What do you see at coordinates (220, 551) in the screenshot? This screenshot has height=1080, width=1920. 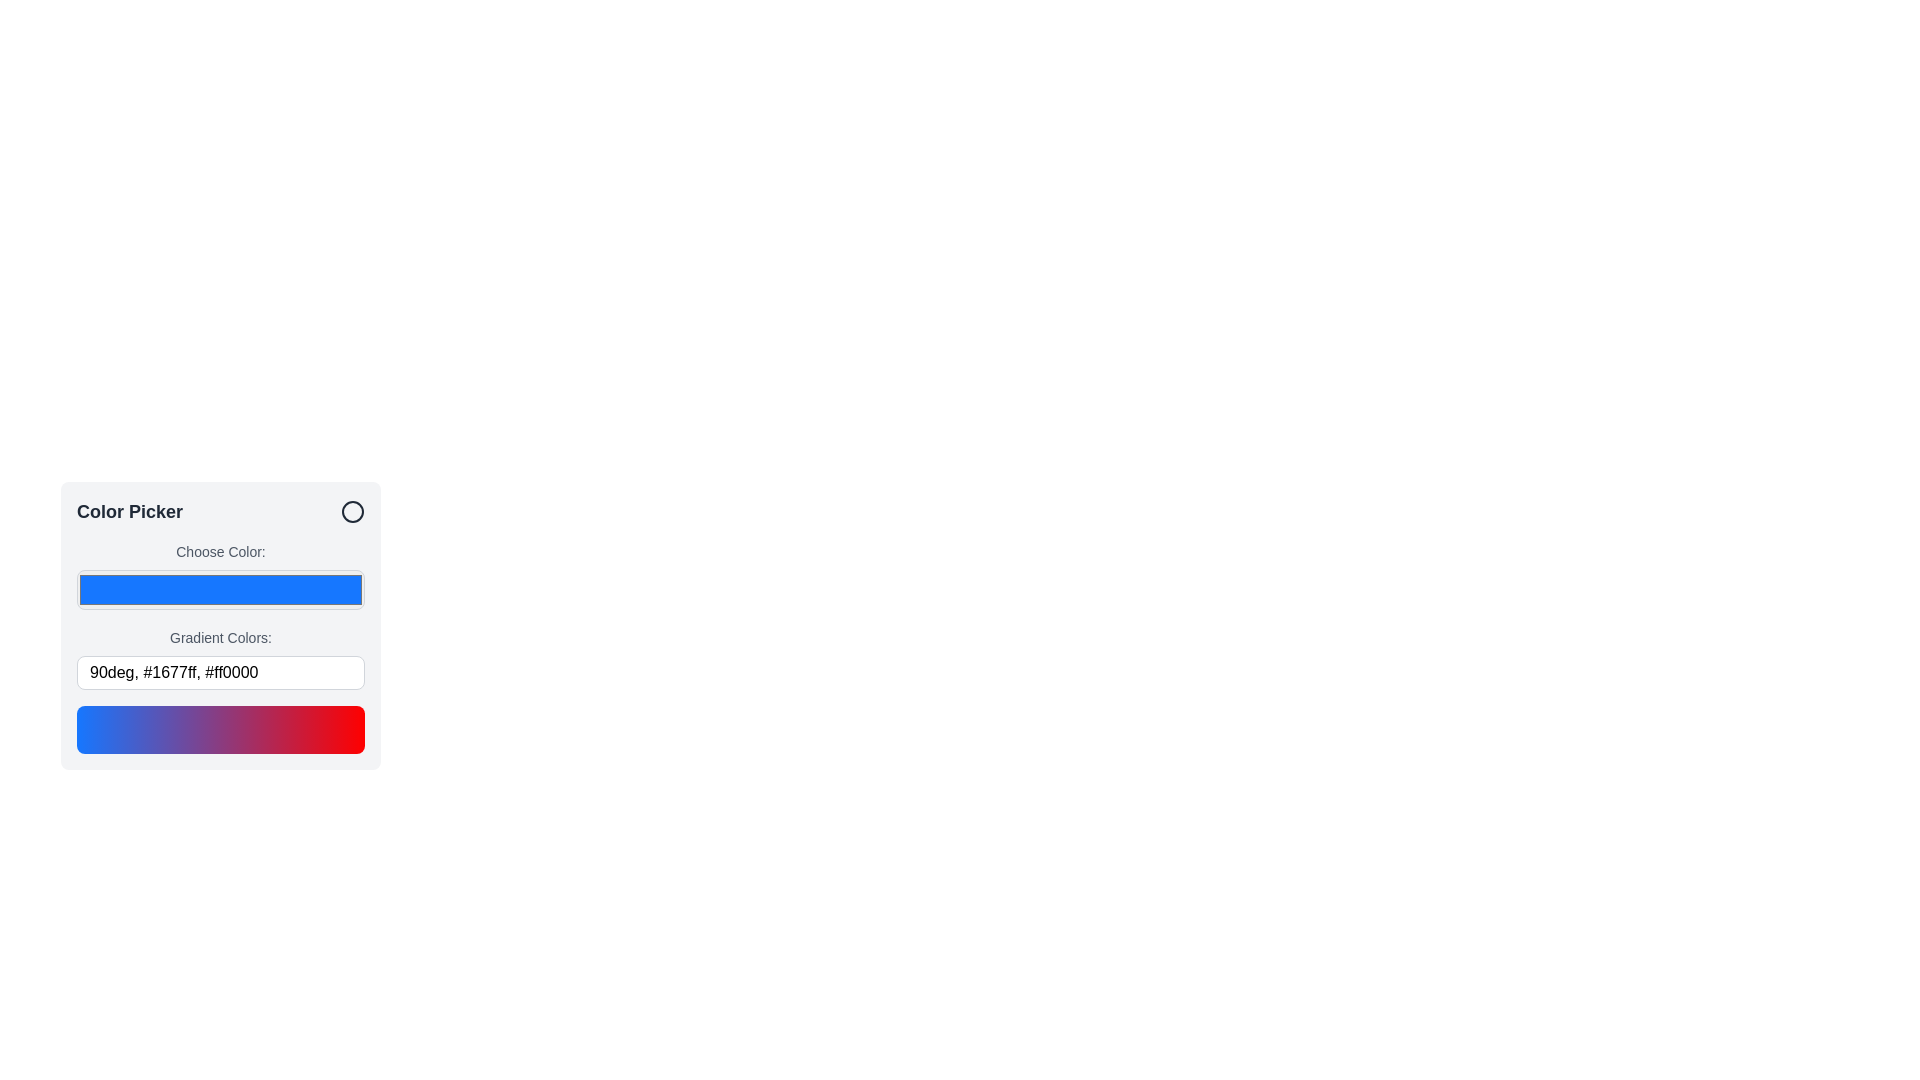 I see `text label that provides context for the following color input field, located directly below the 'Color Picker' heading` at bounding box center [220, 551].